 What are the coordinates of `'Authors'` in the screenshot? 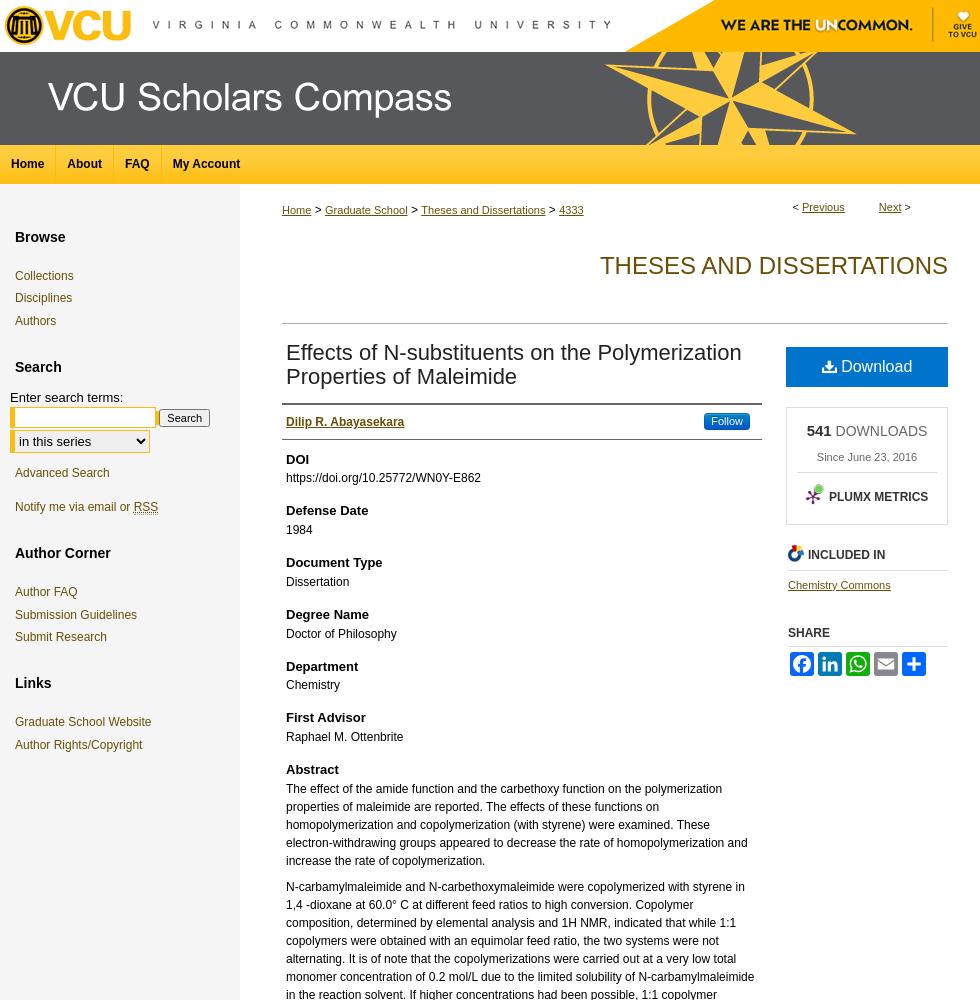 It's located at (35, 319).